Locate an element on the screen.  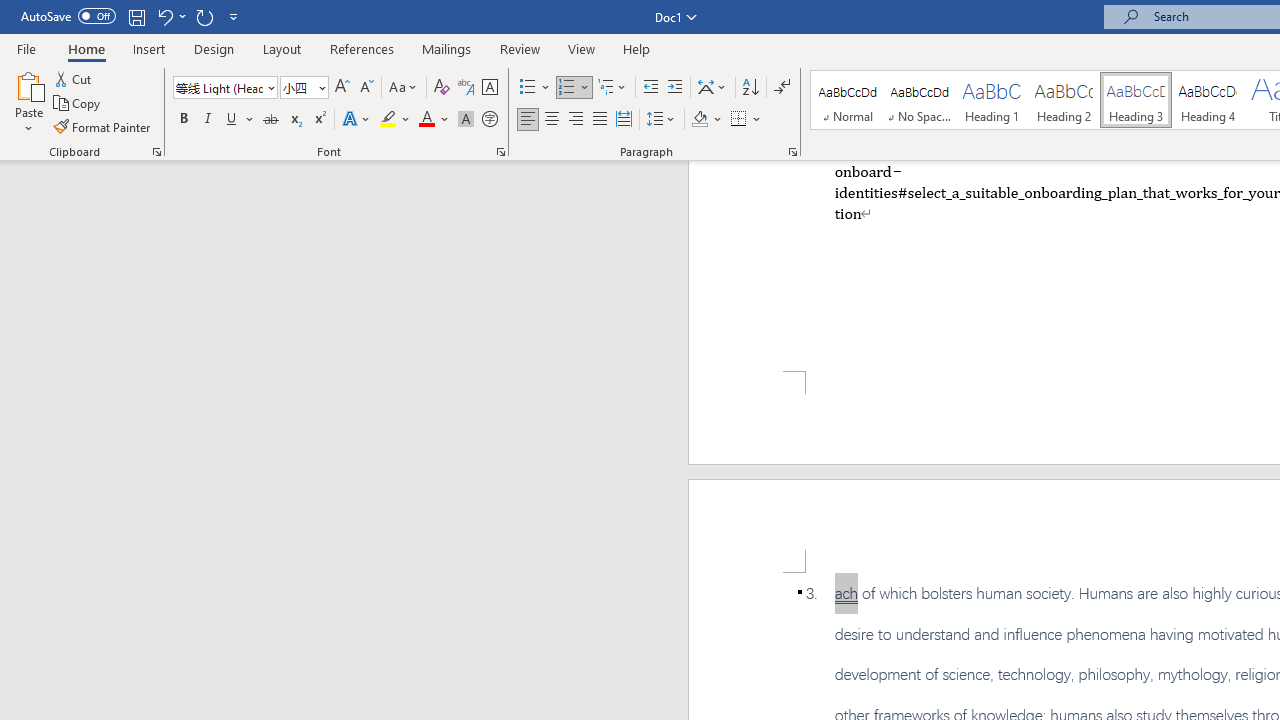
'Repeat Style' is located at coordinates (204, 16).